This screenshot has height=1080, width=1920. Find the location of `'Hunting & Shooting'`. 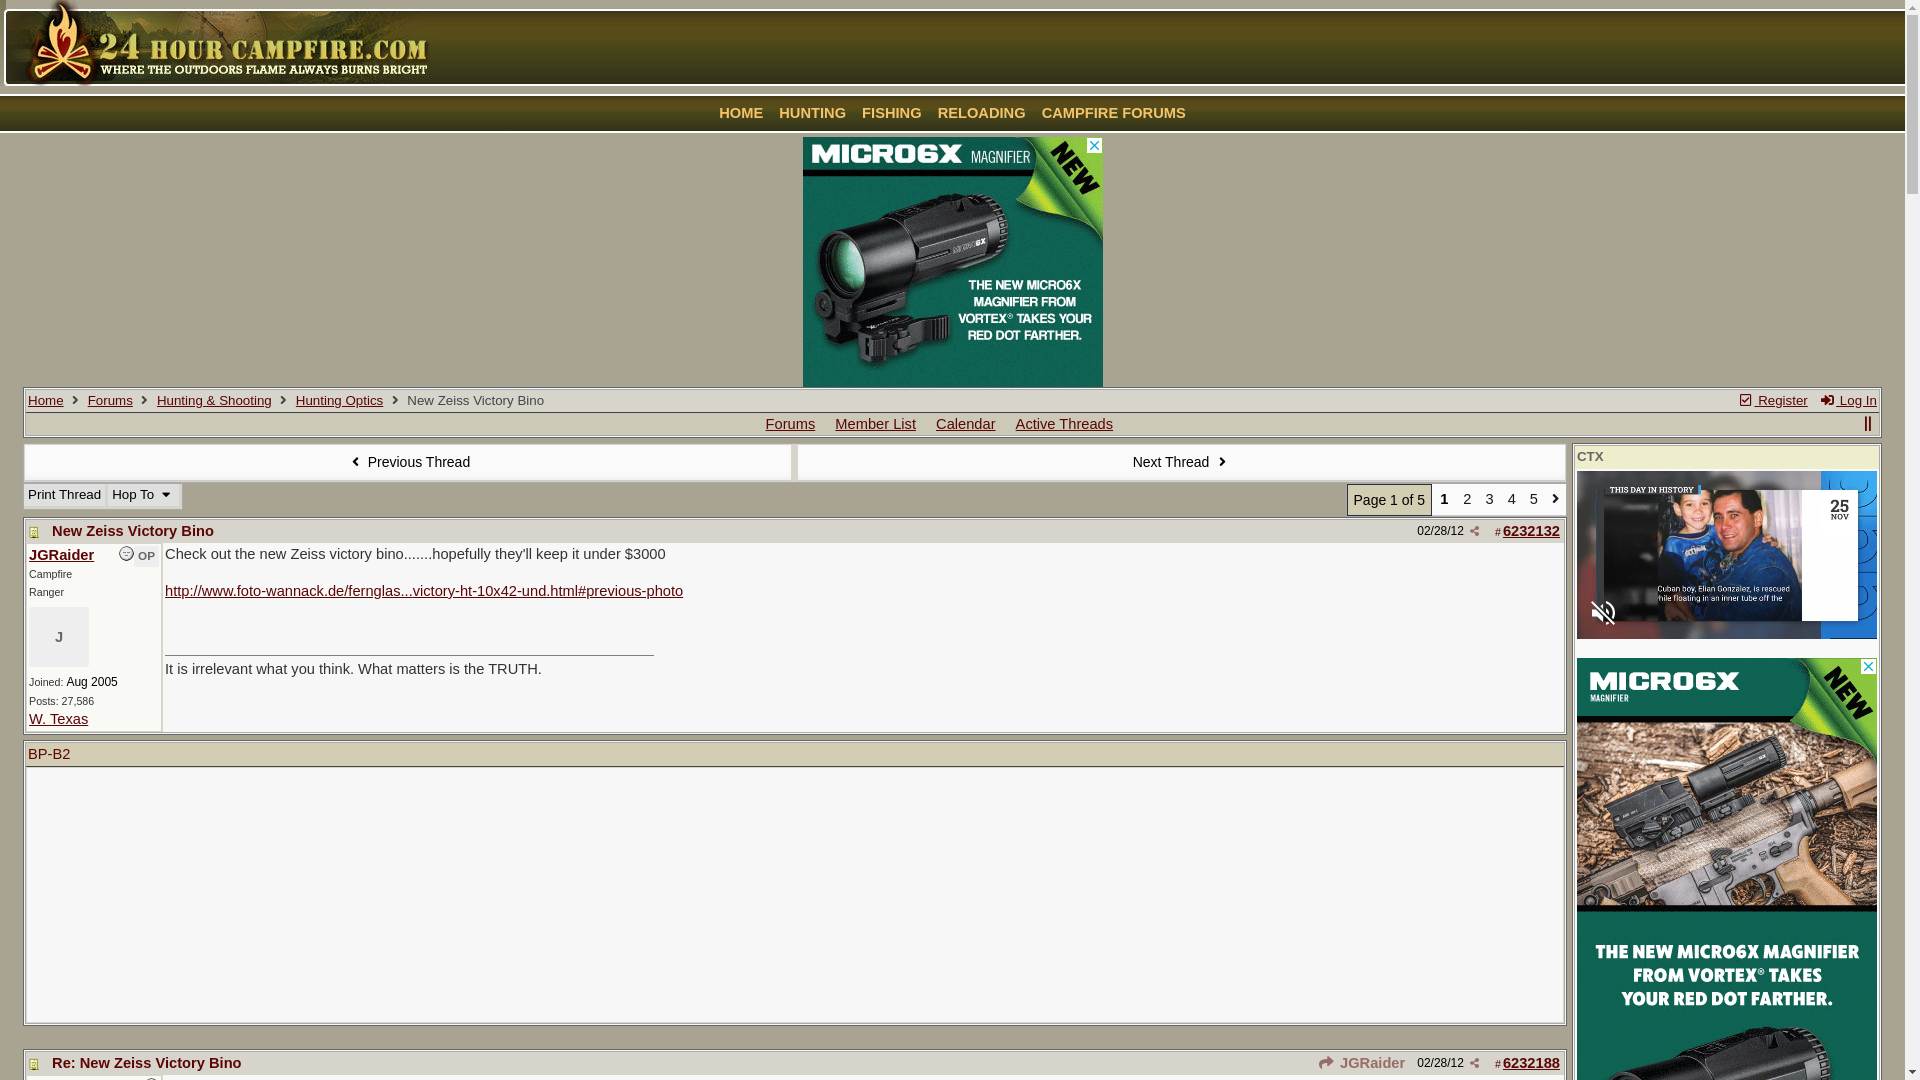

'Hunting & Shooting' is located at coordinates (156, 400).